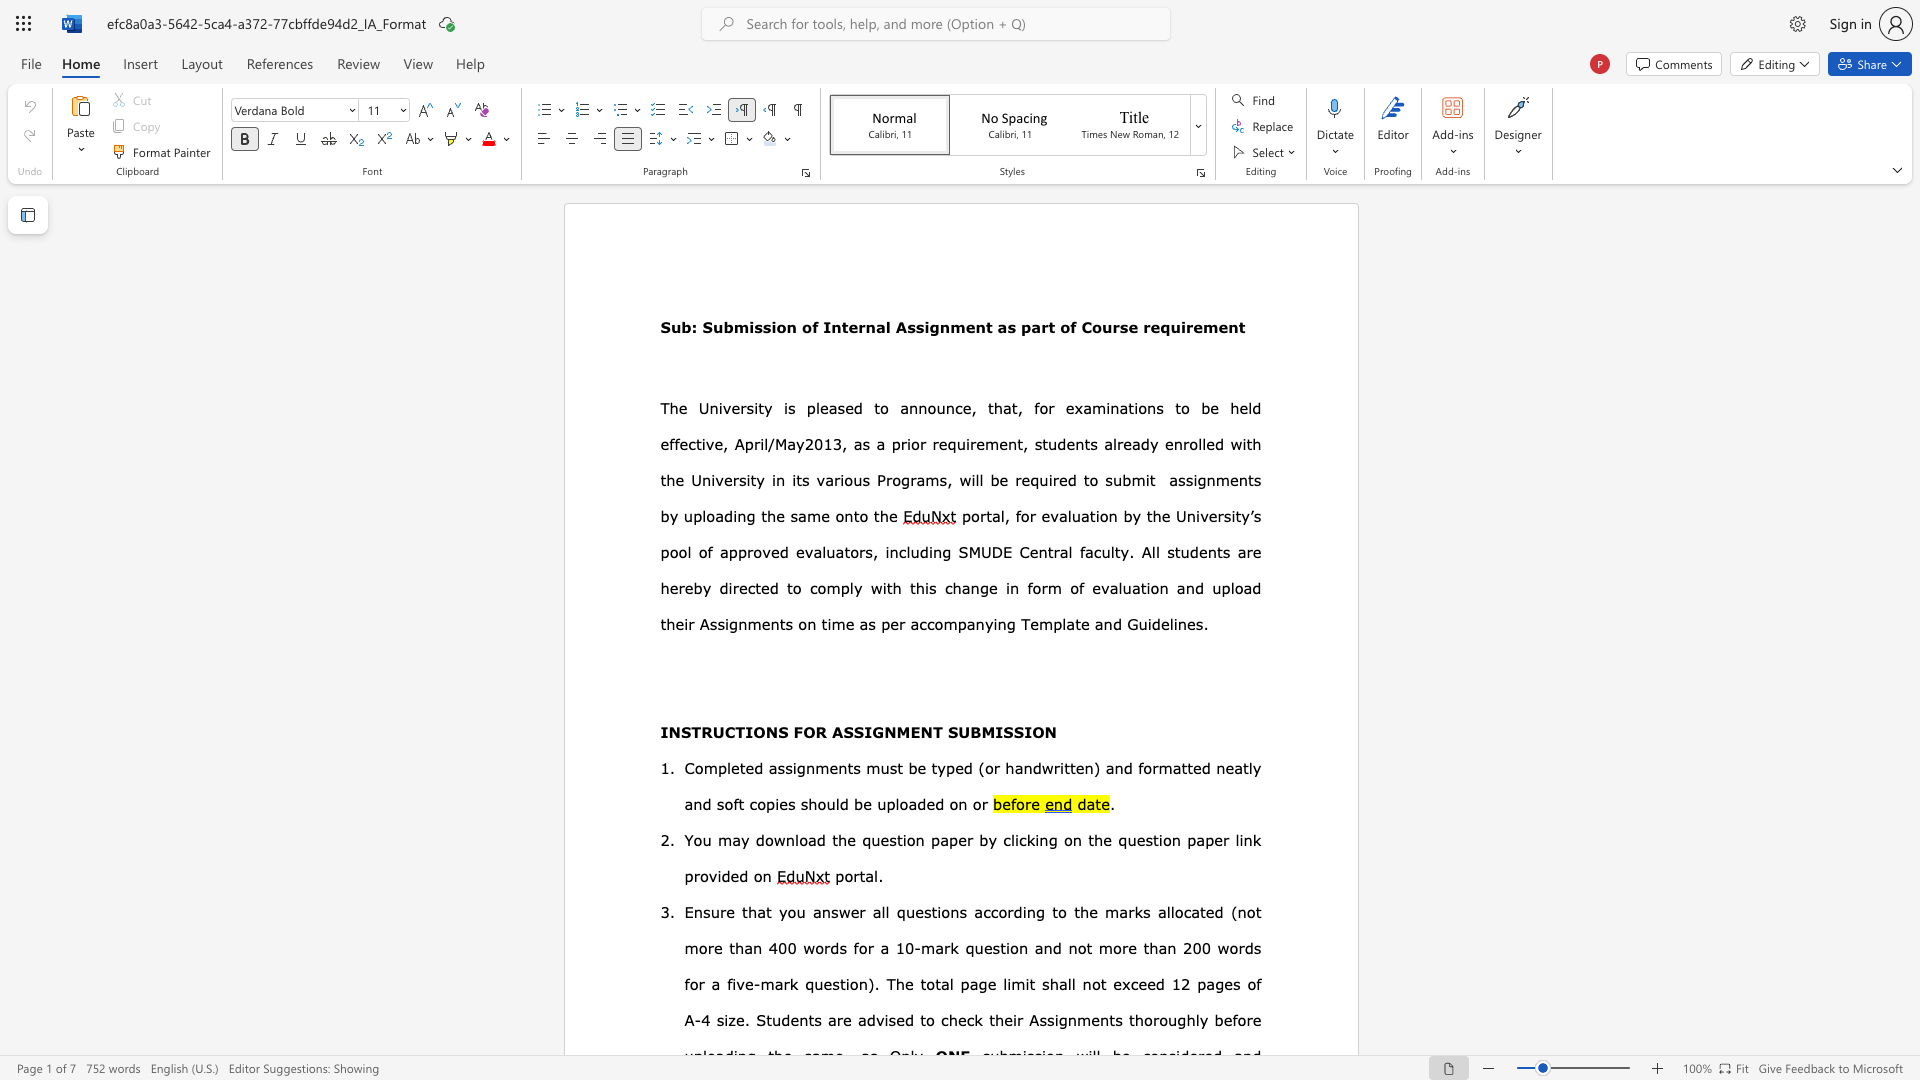 This screenshot has width=1920, height=1080. What do you see at coordinates (853, 442) in the screenshot?
I see `the subset text "as a pri" within the text "as a prior requirement,"` at bounding box center [853, 442].